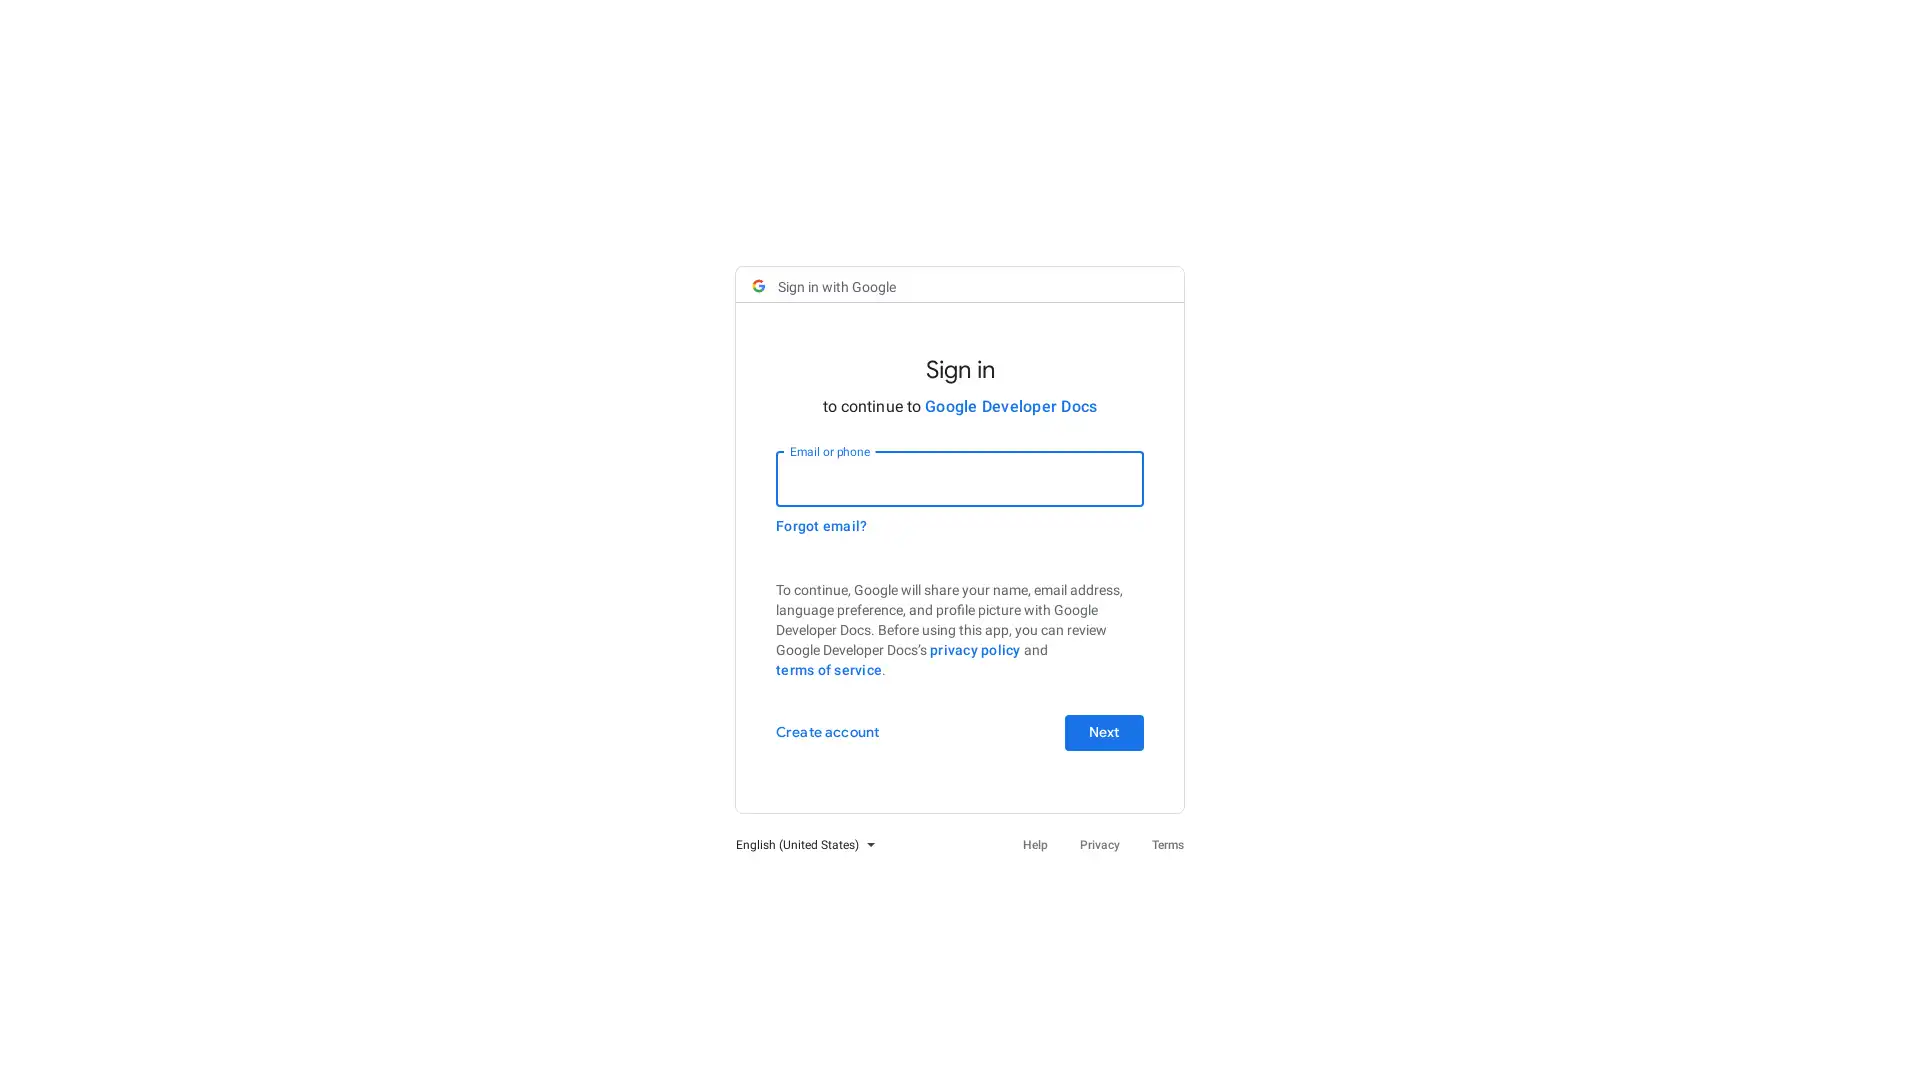 The height and width of the screenshot is (1080, 1920). What do you see at coordinates (1103, 732) in the screenshot?
I see `Next` at bounding box center [1103, 732].